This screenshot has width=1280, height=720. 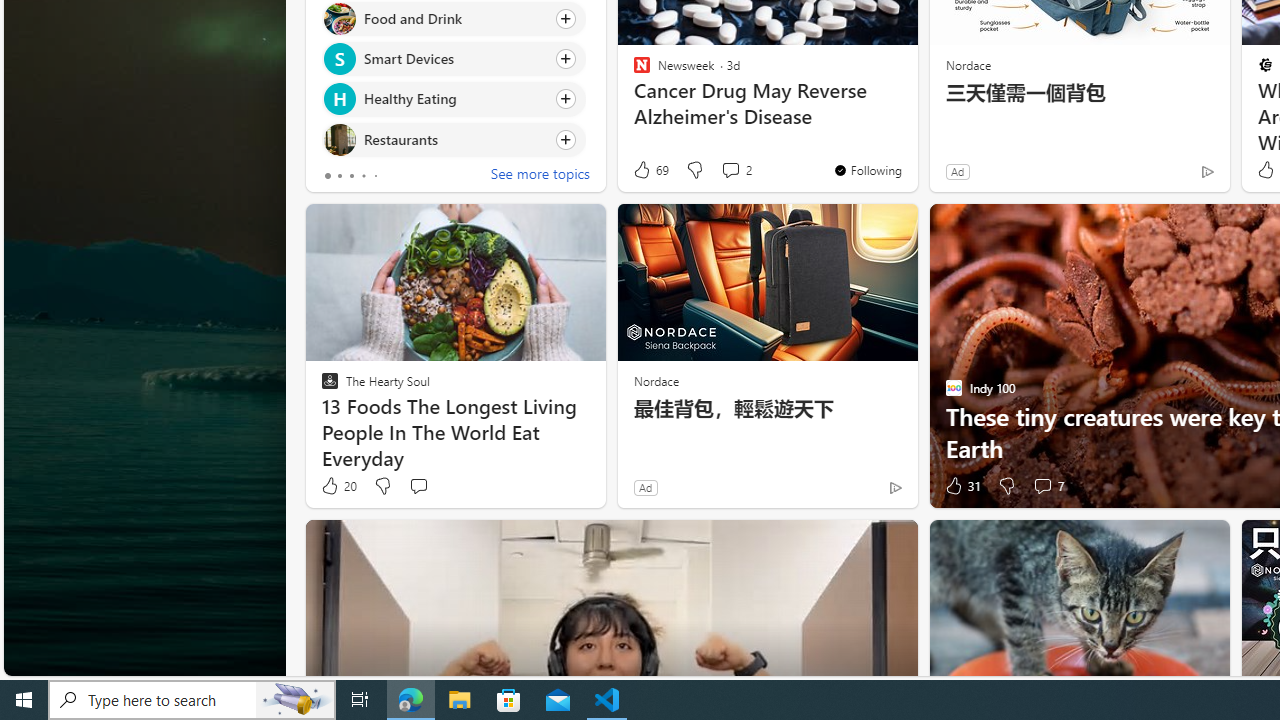 I want to click on 'tab-3', so click(x=363, y=175).